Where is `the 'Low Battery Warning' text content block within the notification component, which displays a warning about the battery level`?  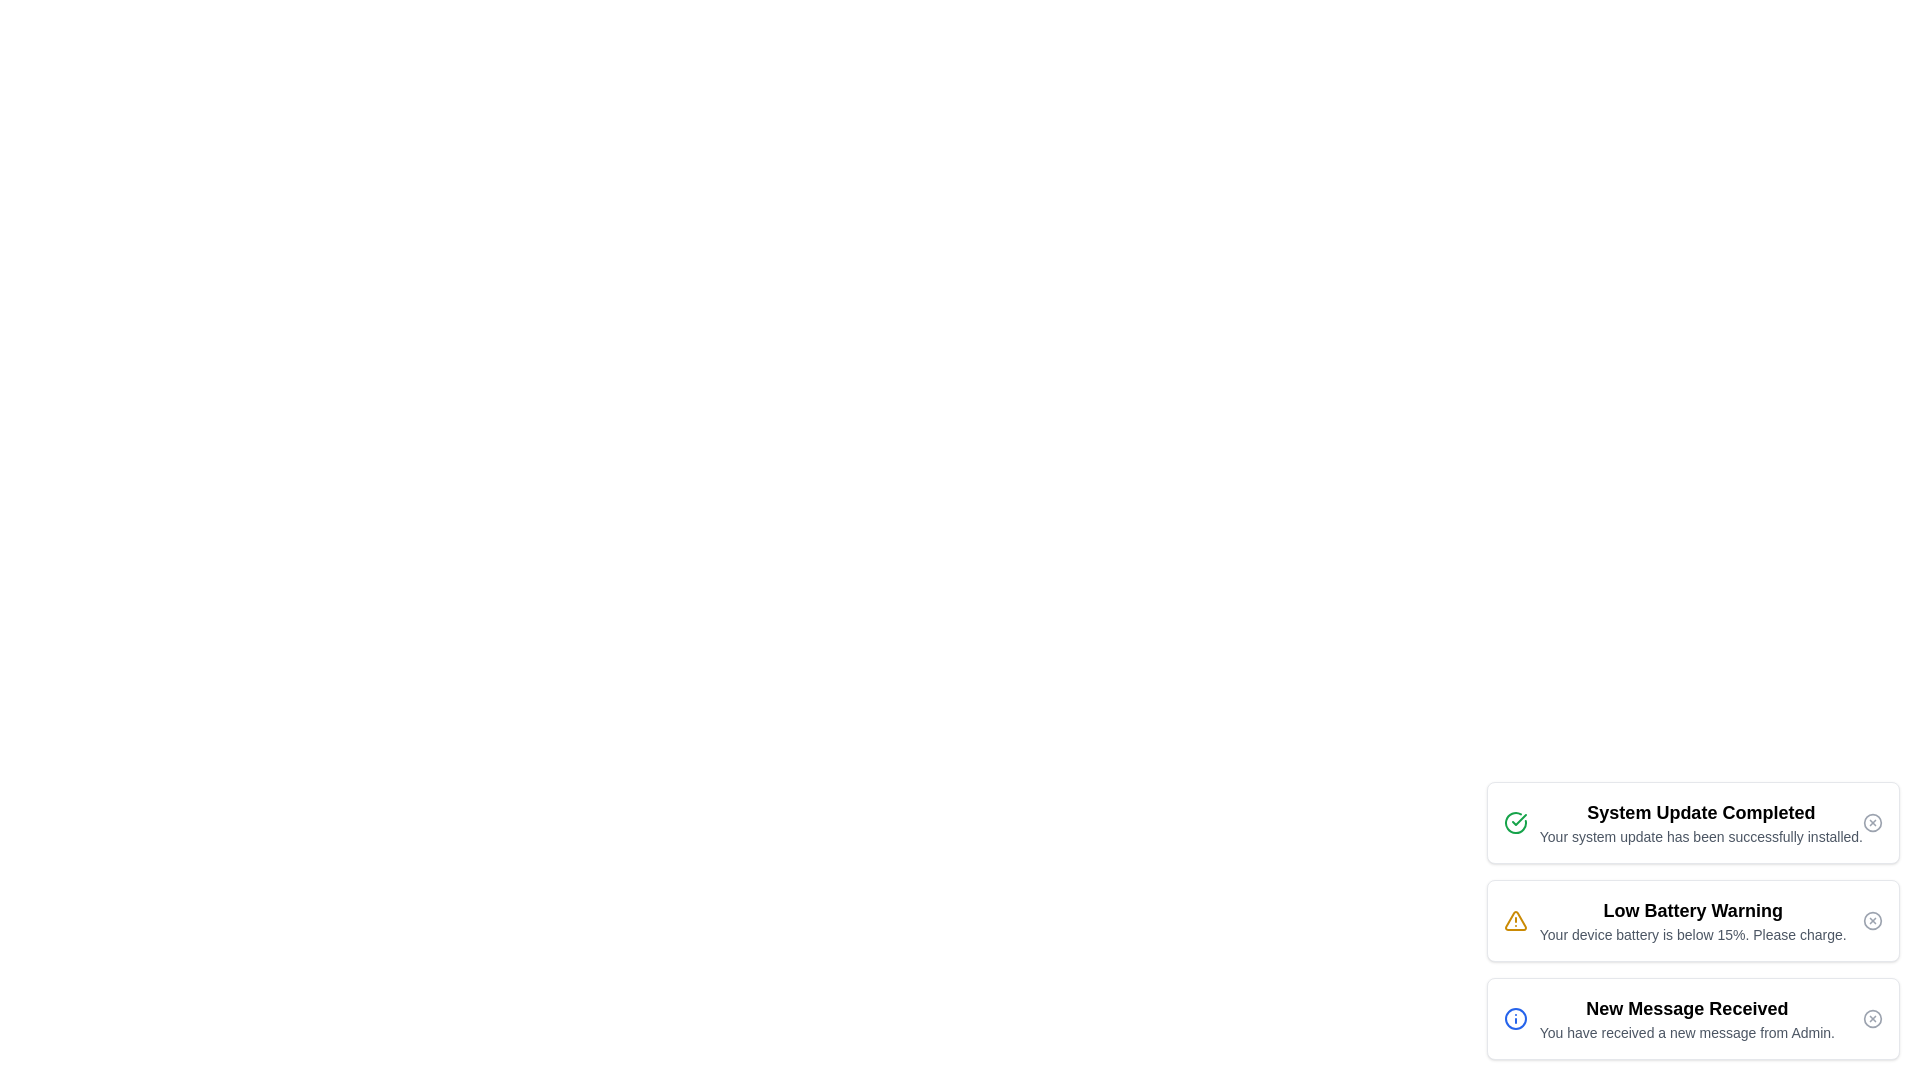 the 'Low Battery Warning' text content block within the notification component, which displays a warning about the battery level is located at coordinates (1692, 921).